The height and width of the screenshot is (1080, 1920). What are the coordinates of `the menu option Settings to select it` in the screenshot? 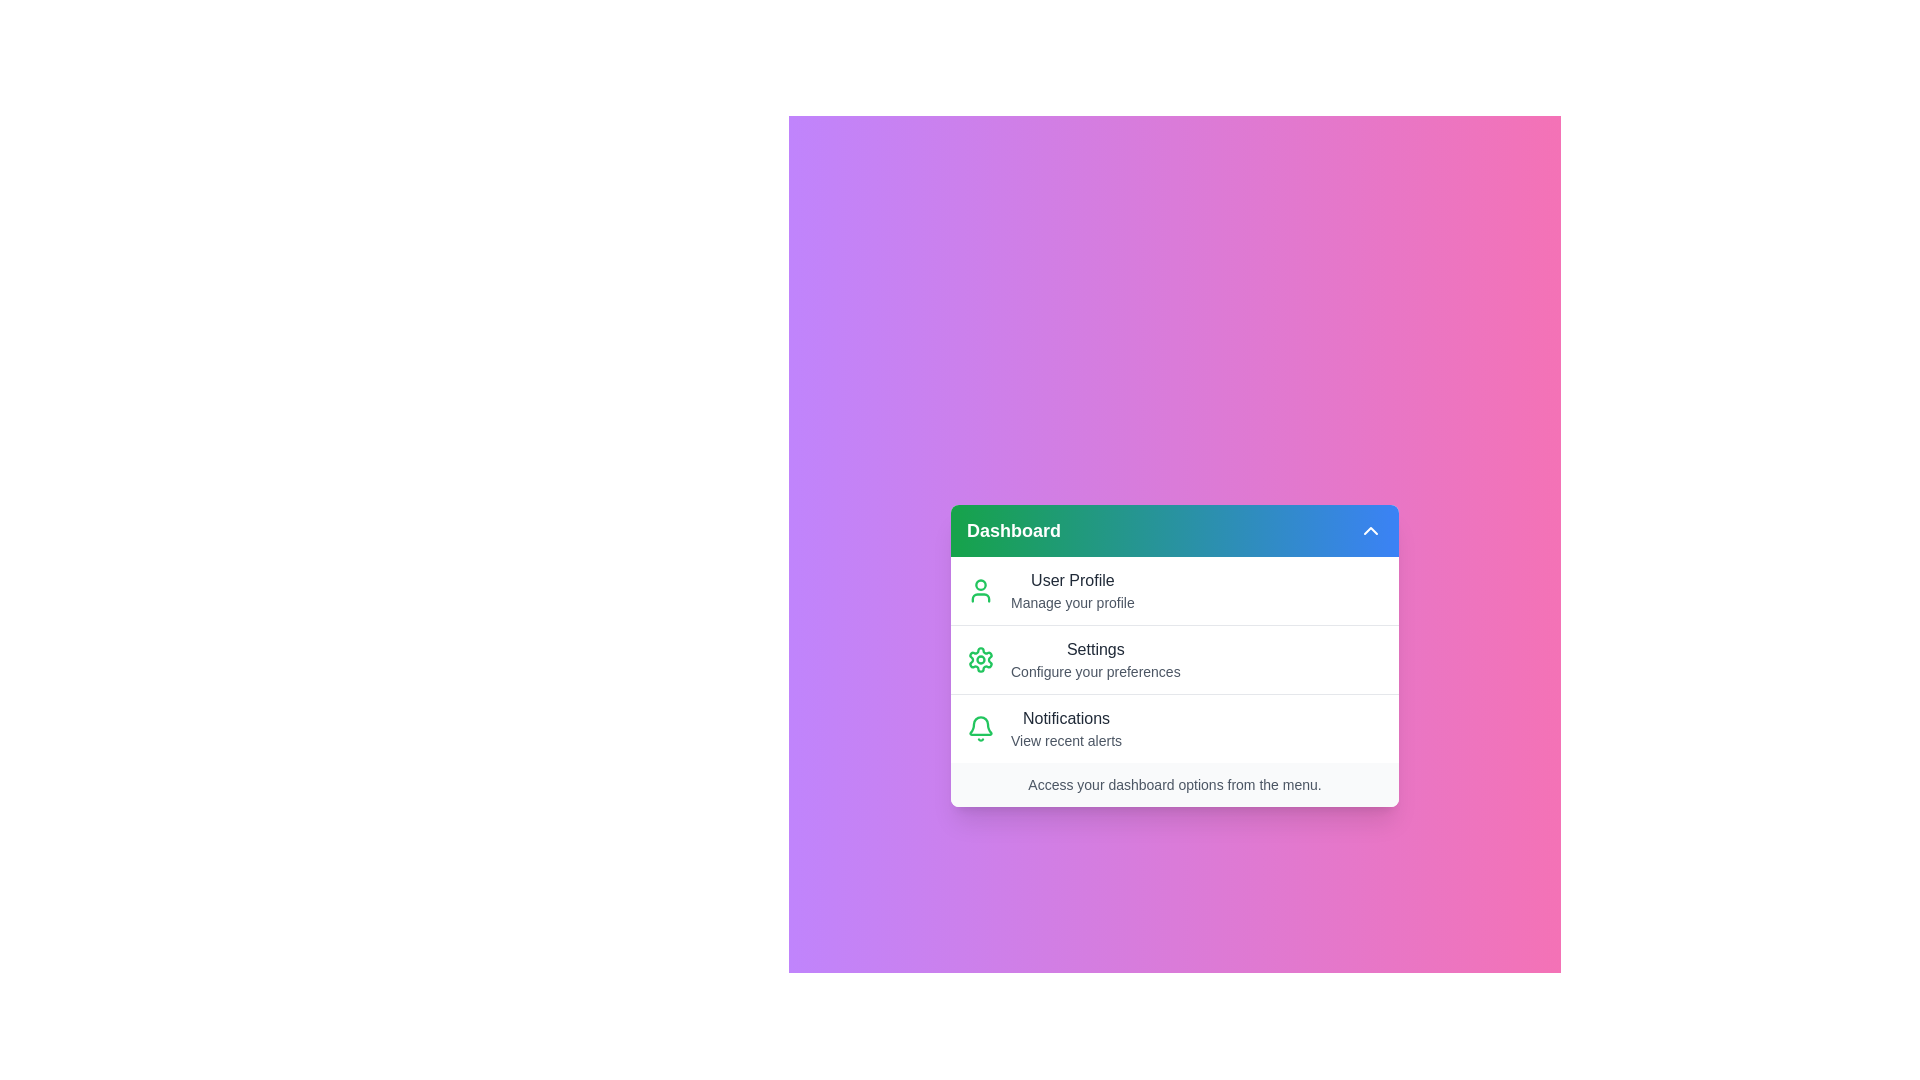 It's located at (1175, 659).